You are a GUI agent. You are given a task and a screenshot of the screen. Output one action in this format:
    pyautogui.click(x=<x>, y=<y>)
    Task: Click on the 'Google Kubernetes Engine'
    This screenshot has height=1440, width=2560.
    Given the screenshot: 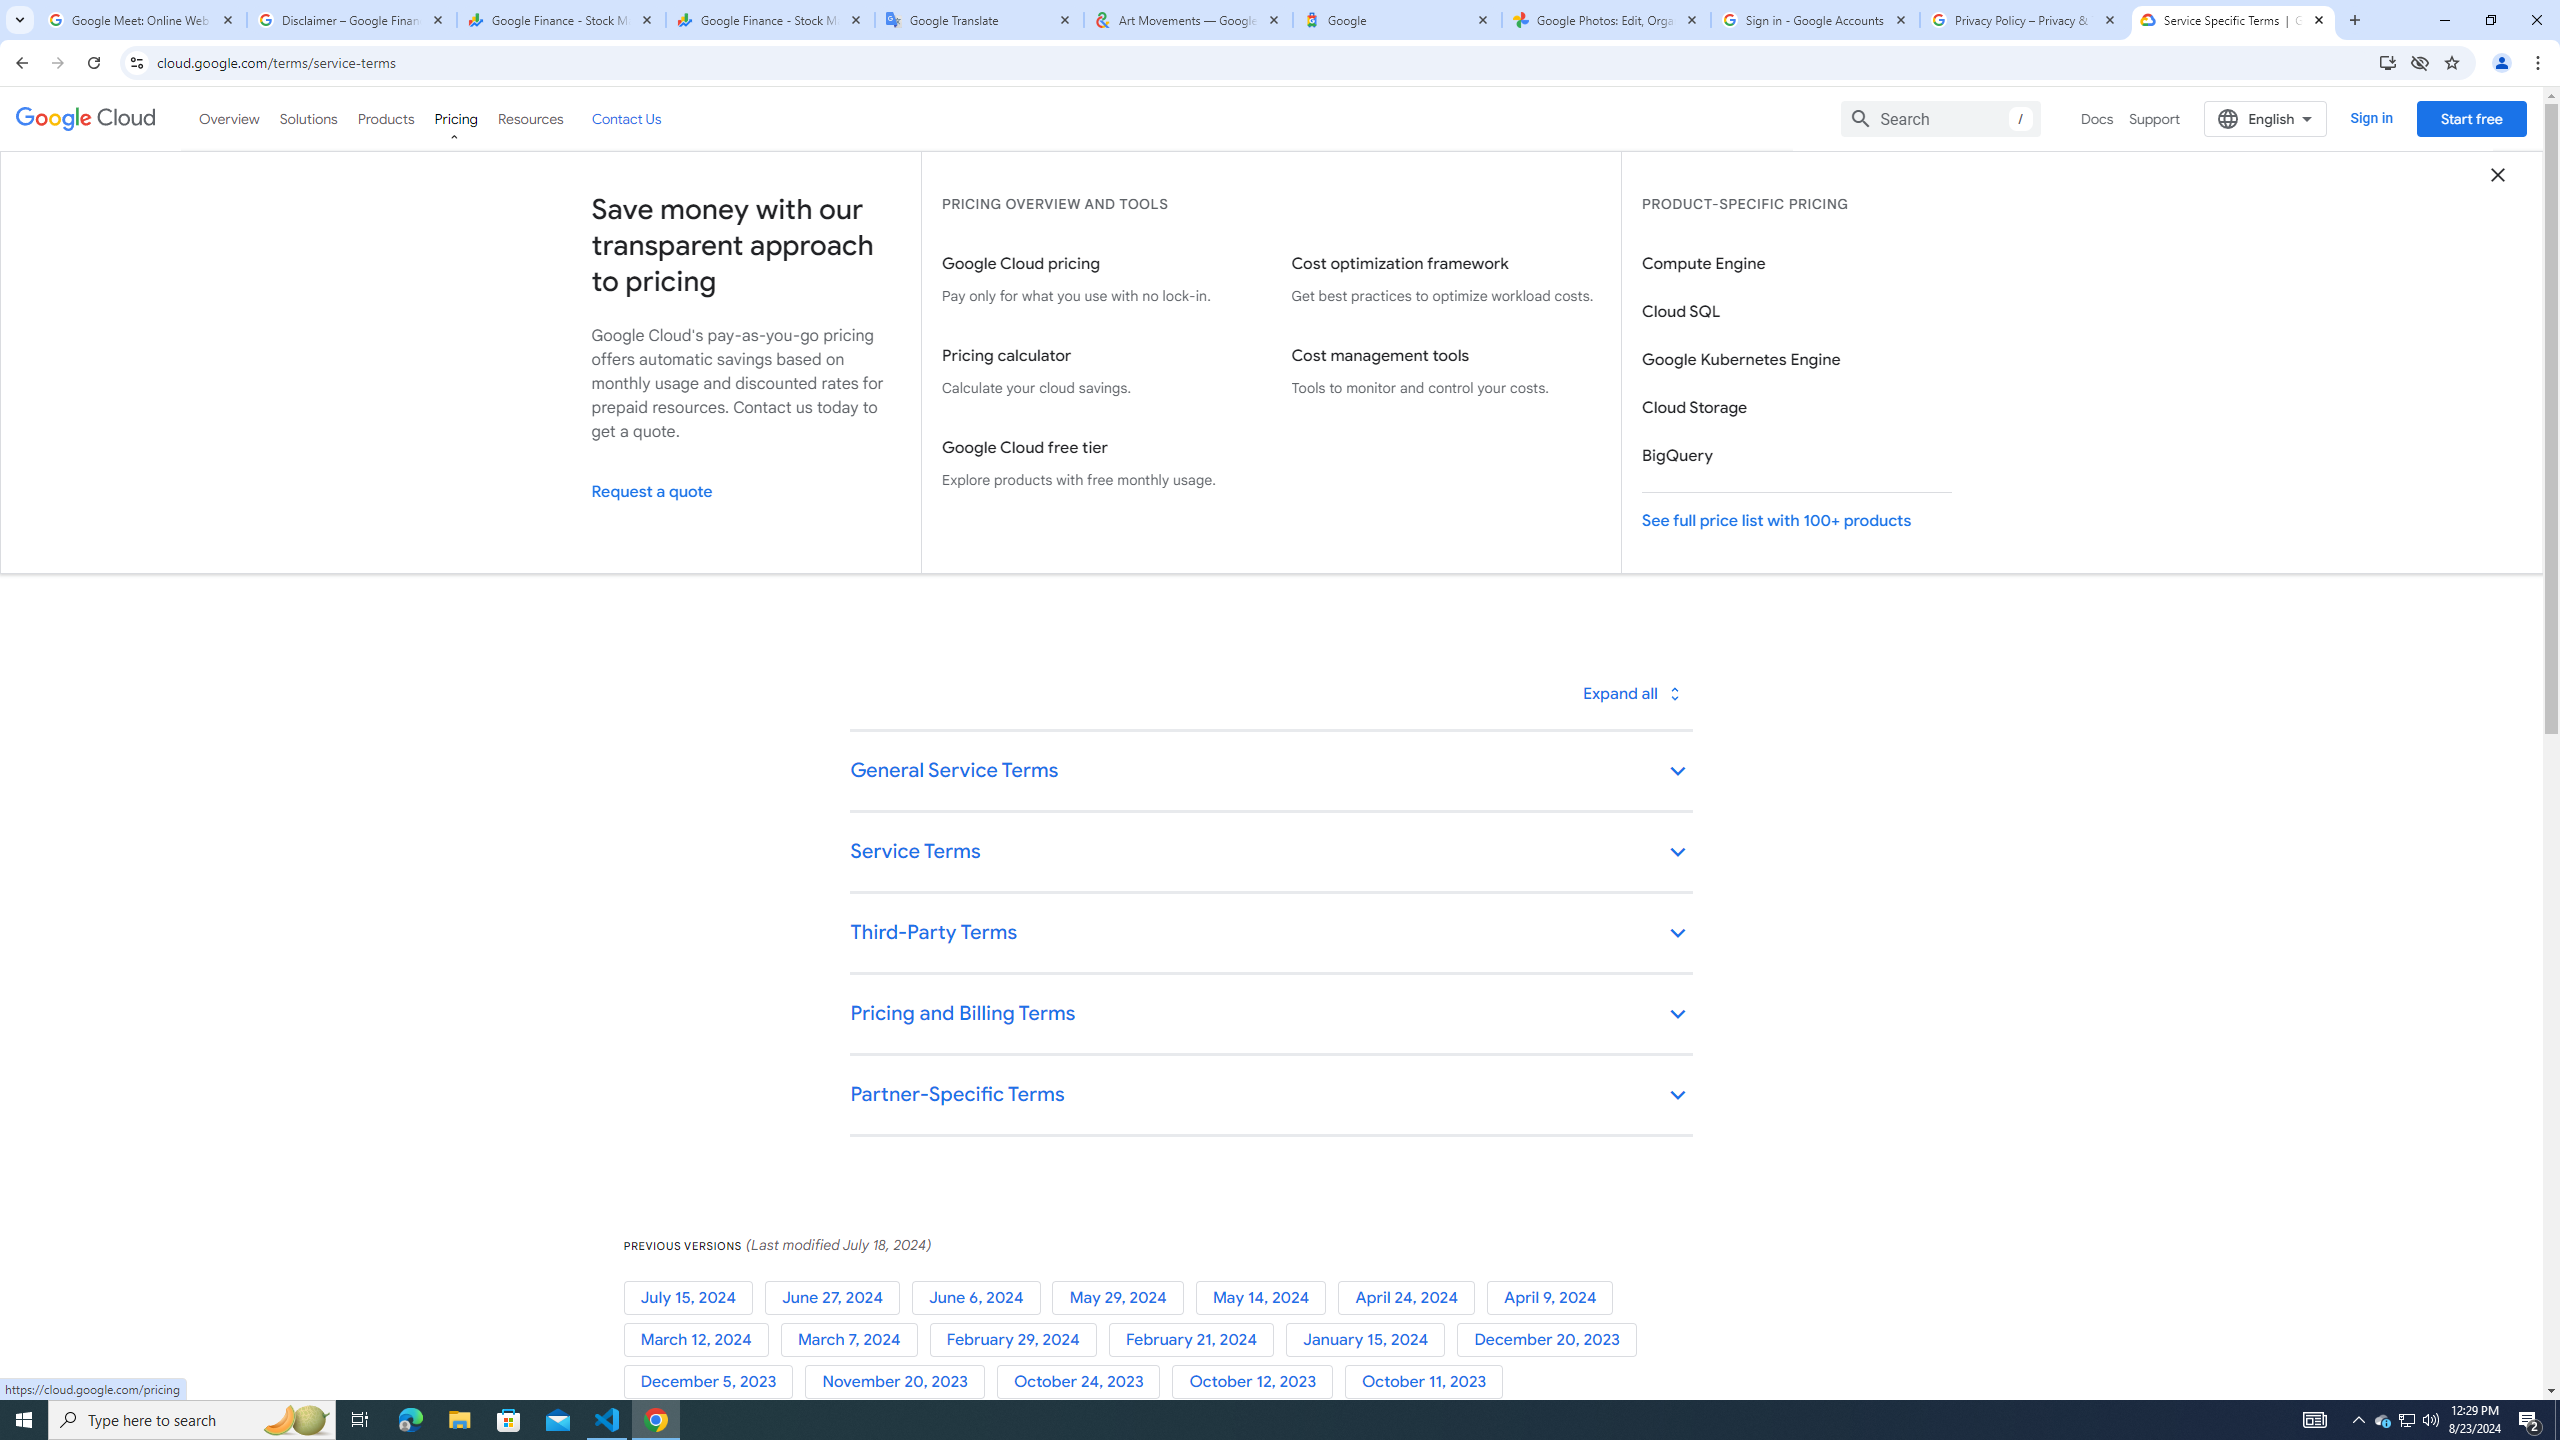 What is the action you would take?
    pyautogui.click(x=1794, y=360)
    